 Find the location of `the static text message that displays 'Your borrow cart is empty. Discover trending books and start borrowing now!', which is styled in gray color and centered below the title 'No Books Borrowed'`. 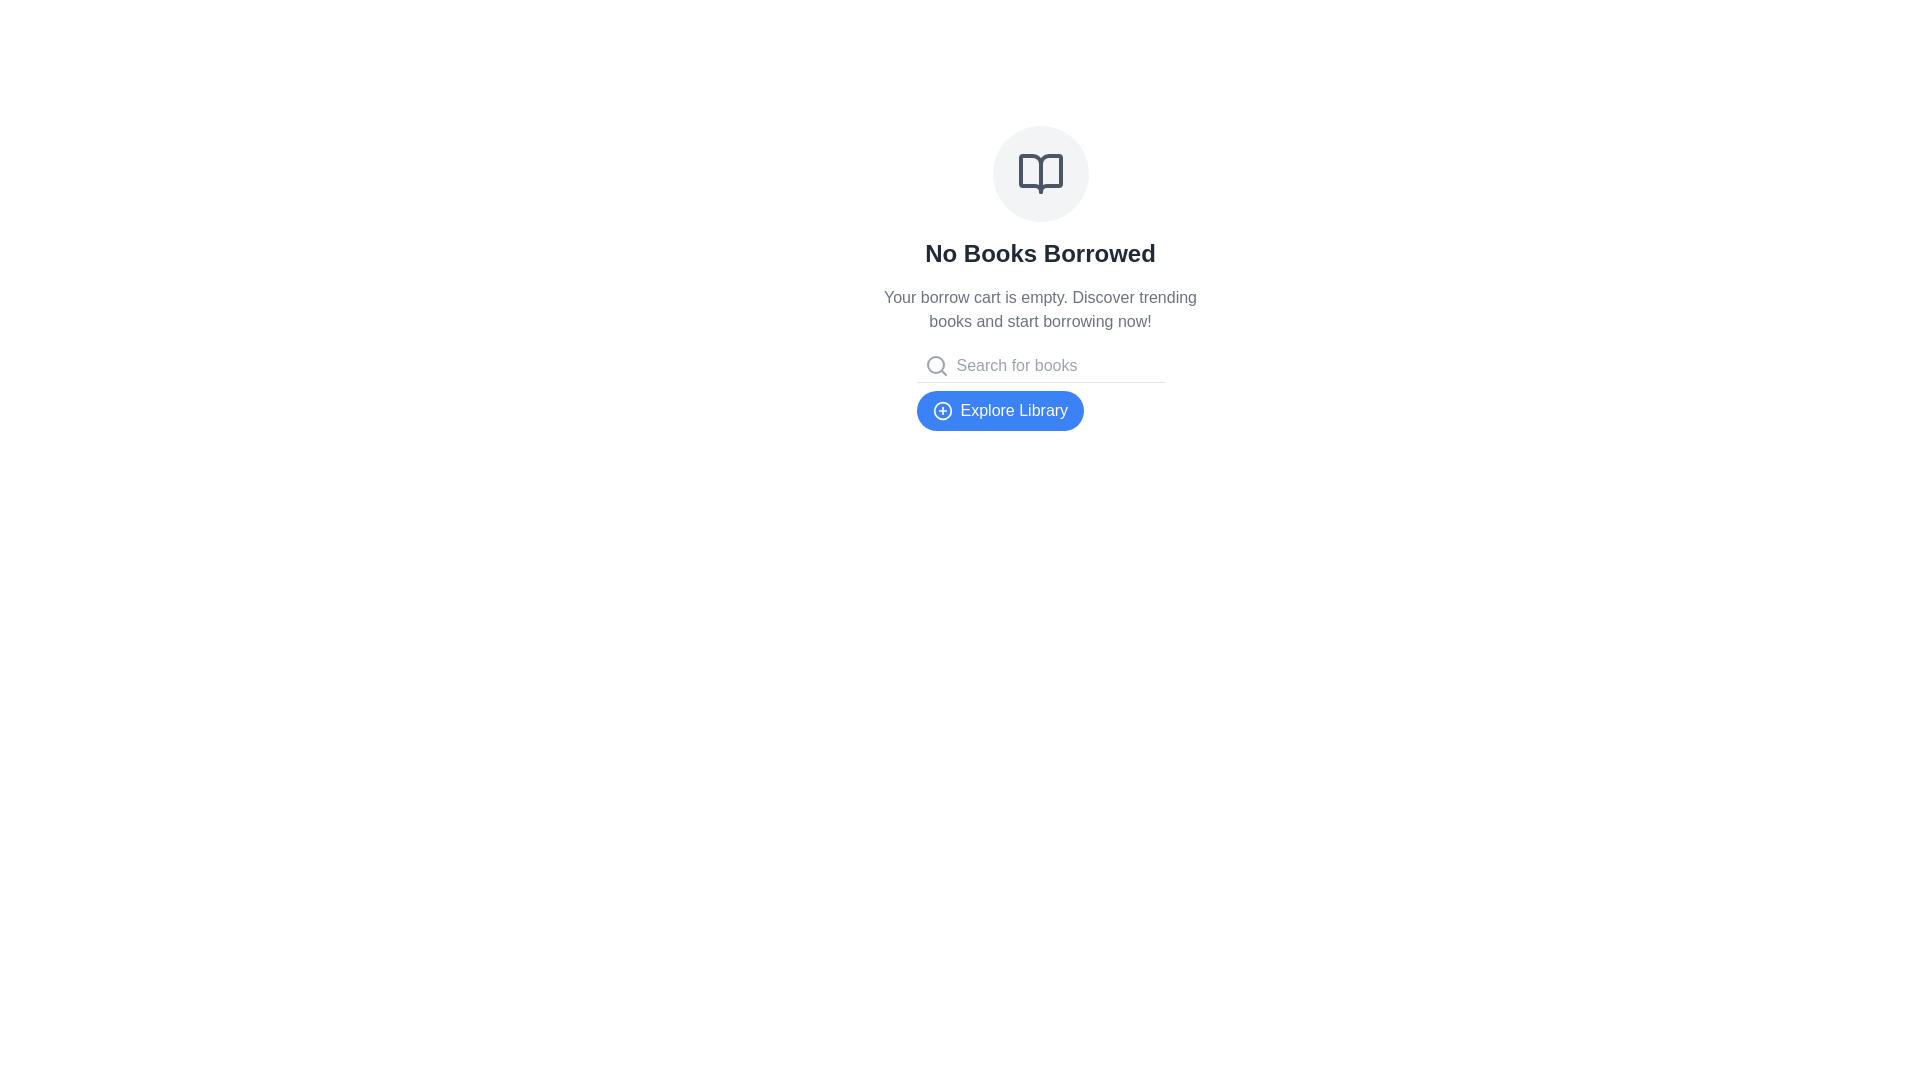

the static text message that displays 'Your borrow cart is empty. Discover trending books and start borrowing now!', which is styled in gray color and centered below the title 'No Books Borrowed' is located at coordinates (1040, 309).